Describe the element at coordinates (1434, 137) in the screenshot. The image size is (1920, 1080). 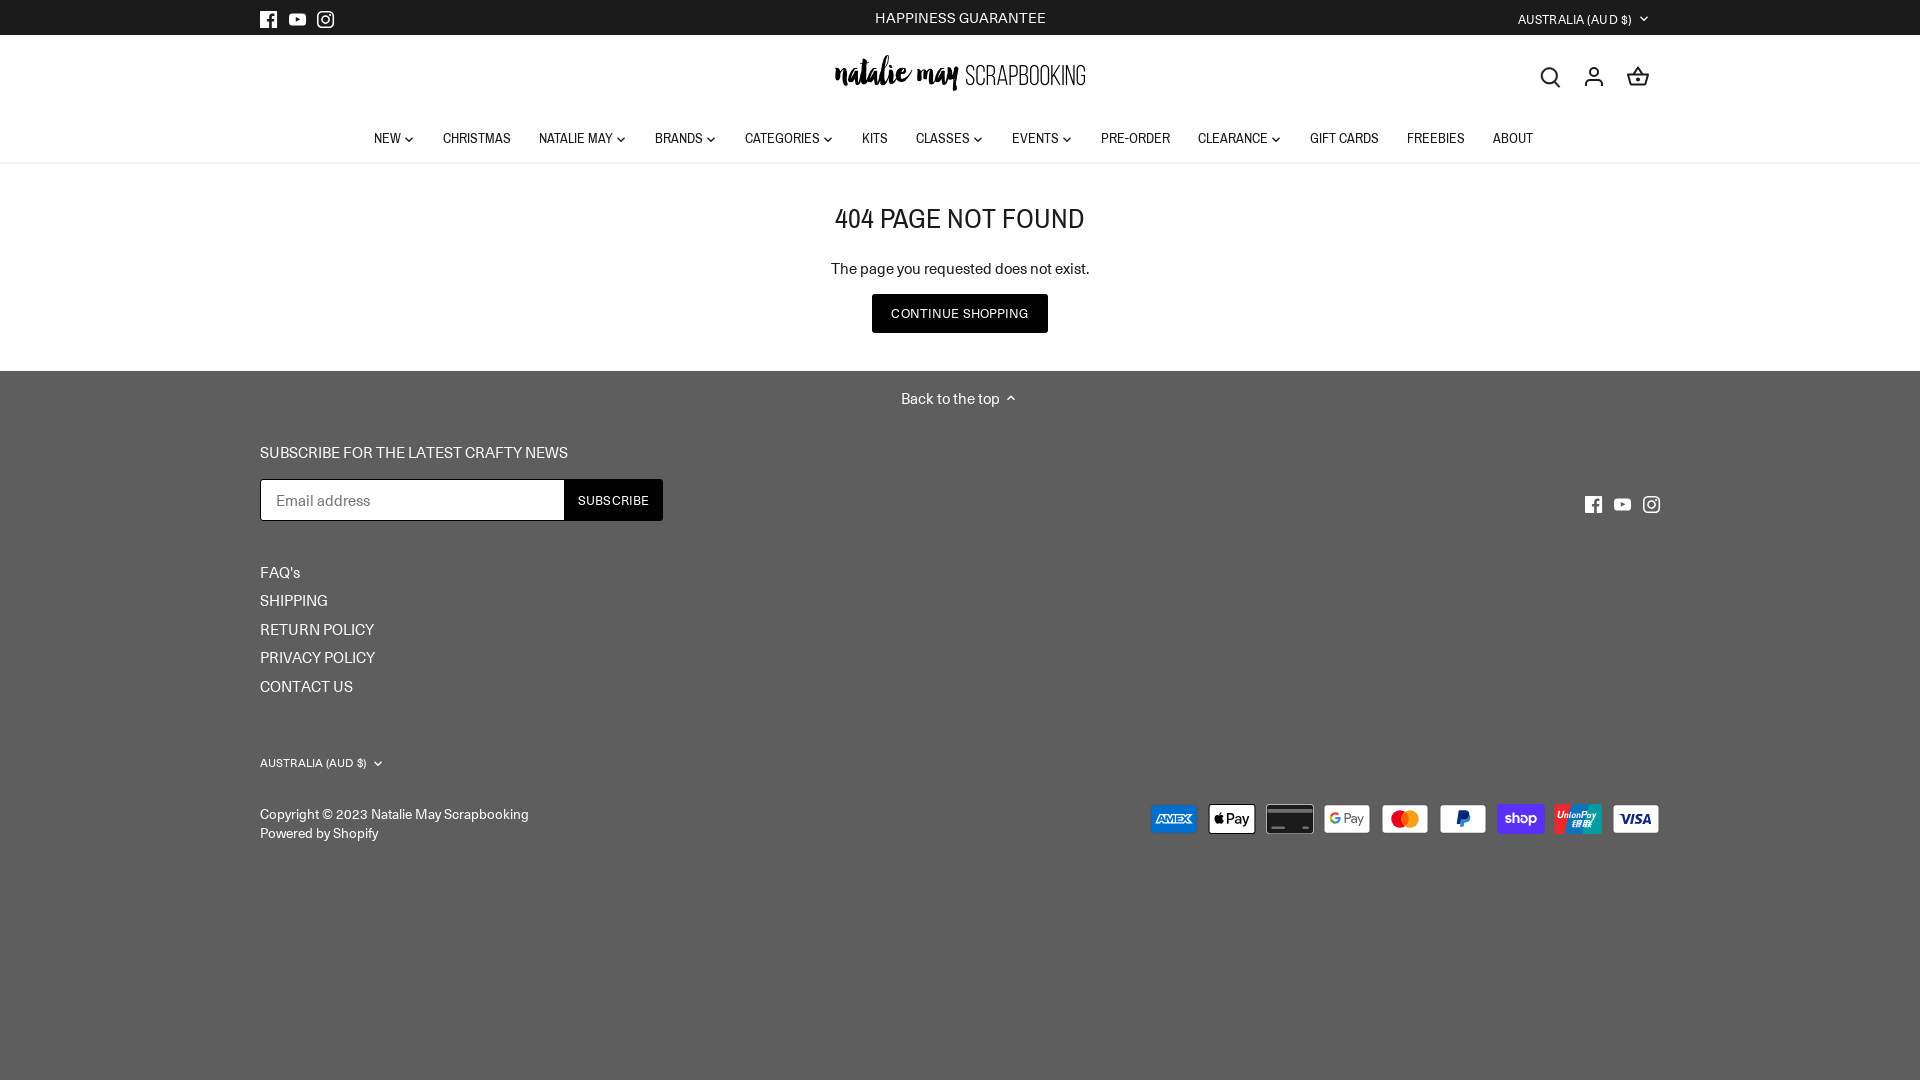
I see `'FREEBIES'` at that location.